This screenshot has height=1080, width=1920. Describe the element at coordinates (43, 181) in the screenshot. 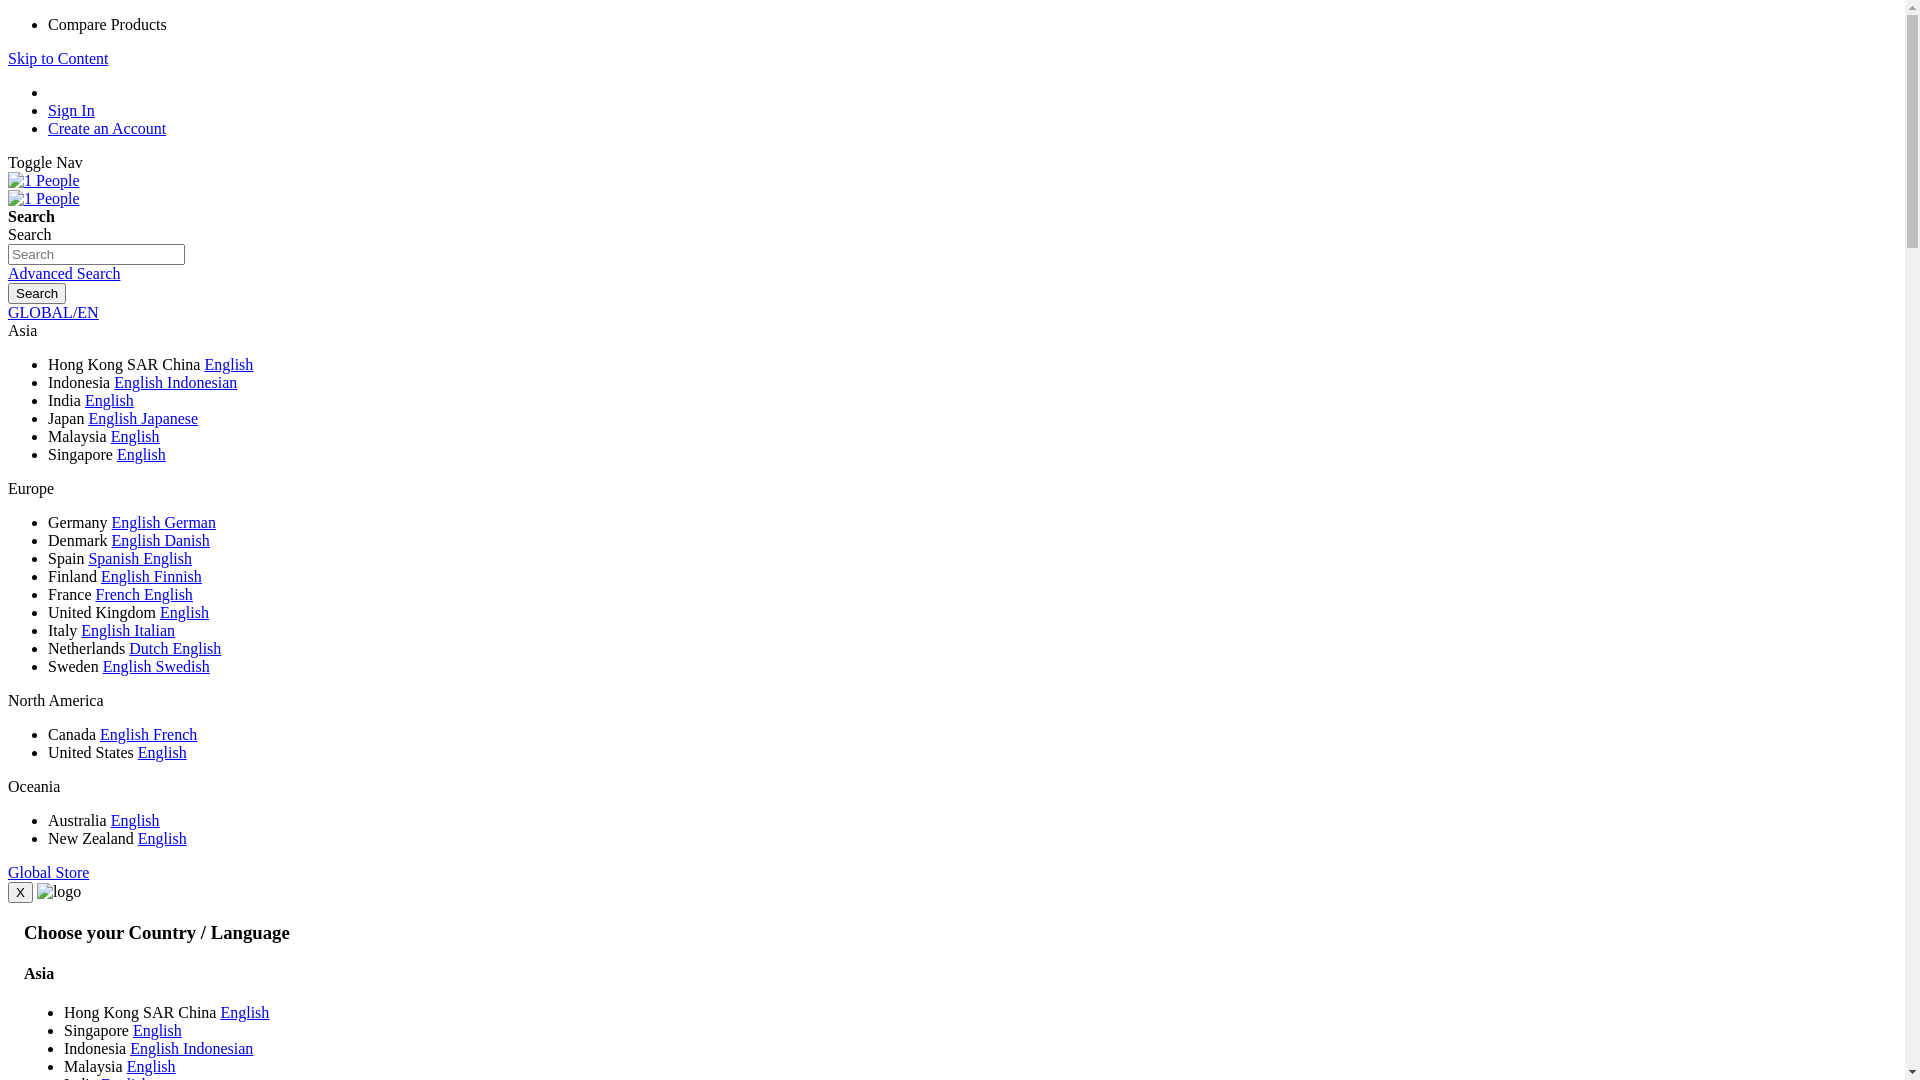

I see `'1 People'` at that location.